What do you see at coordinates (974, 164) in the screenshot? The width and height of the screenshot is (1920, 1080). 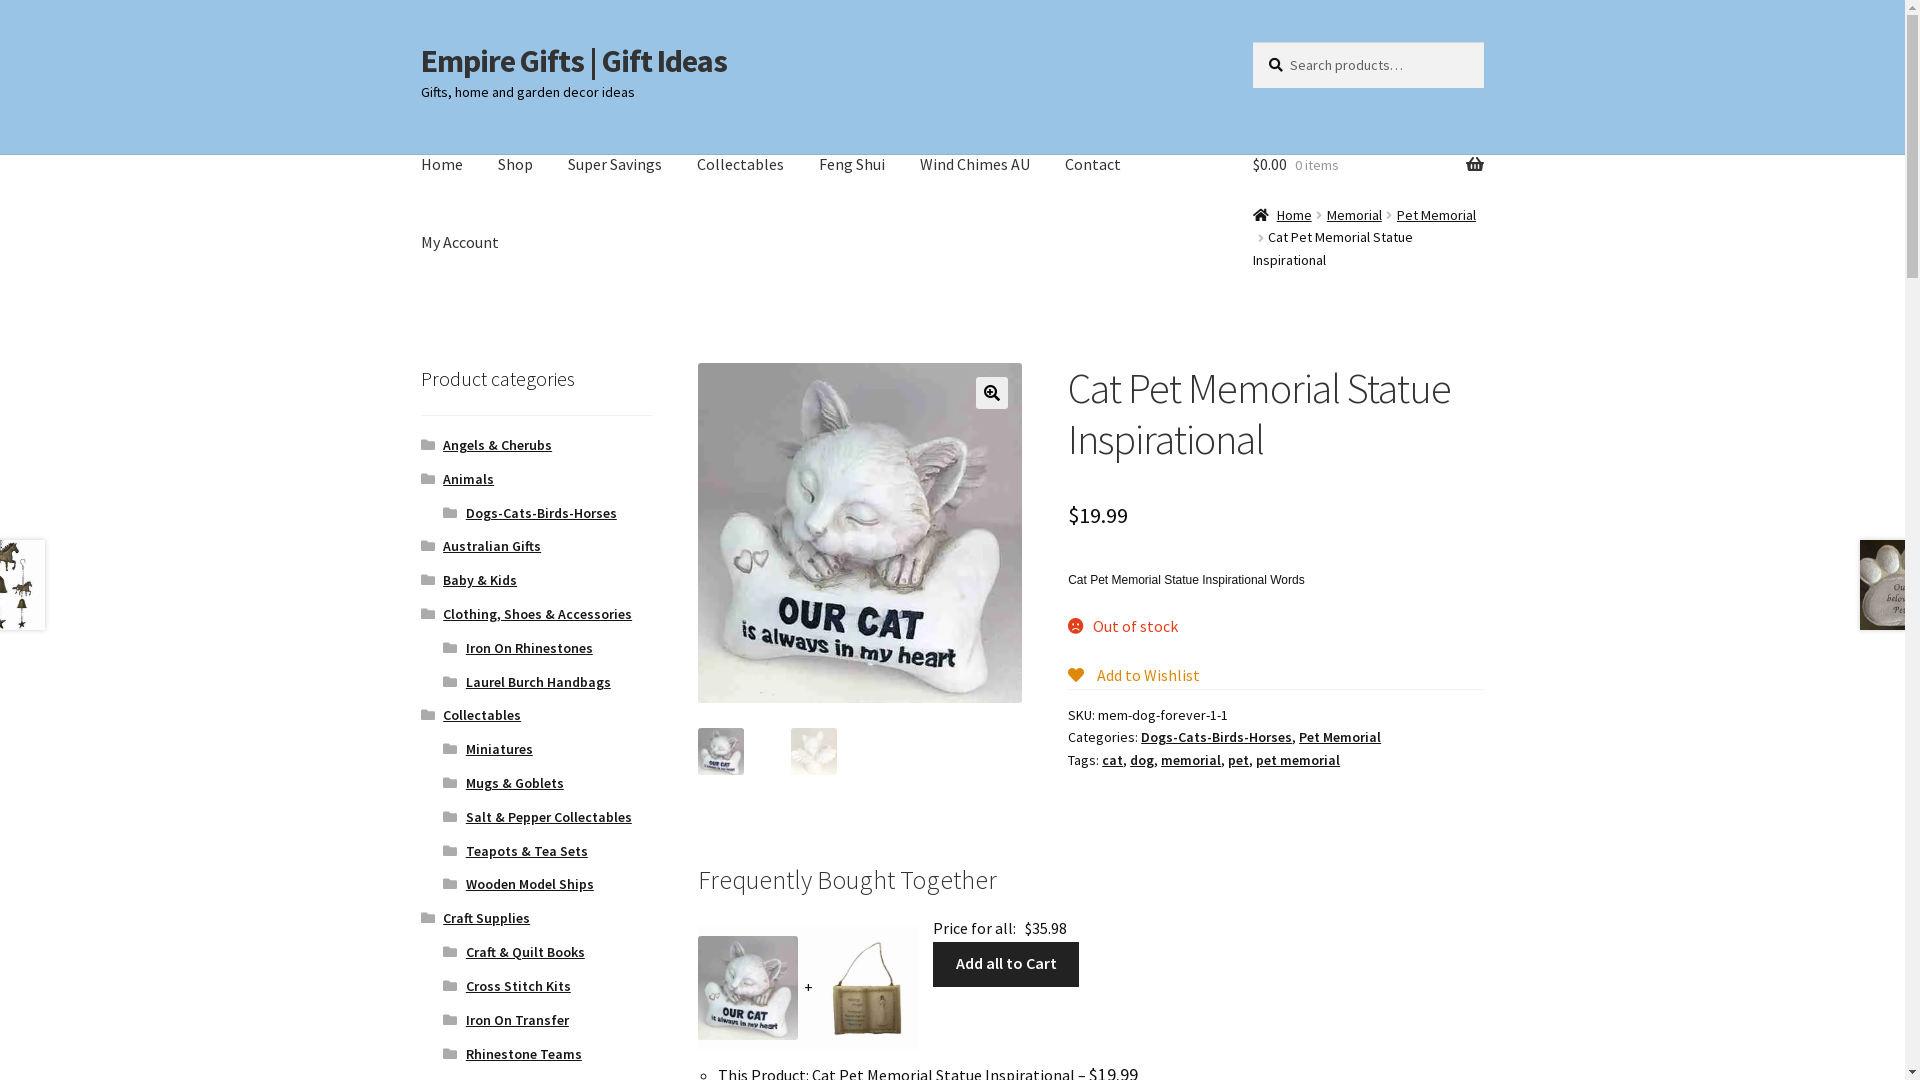 I see `'Wind Chimes AU'` at bounding box center [974, 164].